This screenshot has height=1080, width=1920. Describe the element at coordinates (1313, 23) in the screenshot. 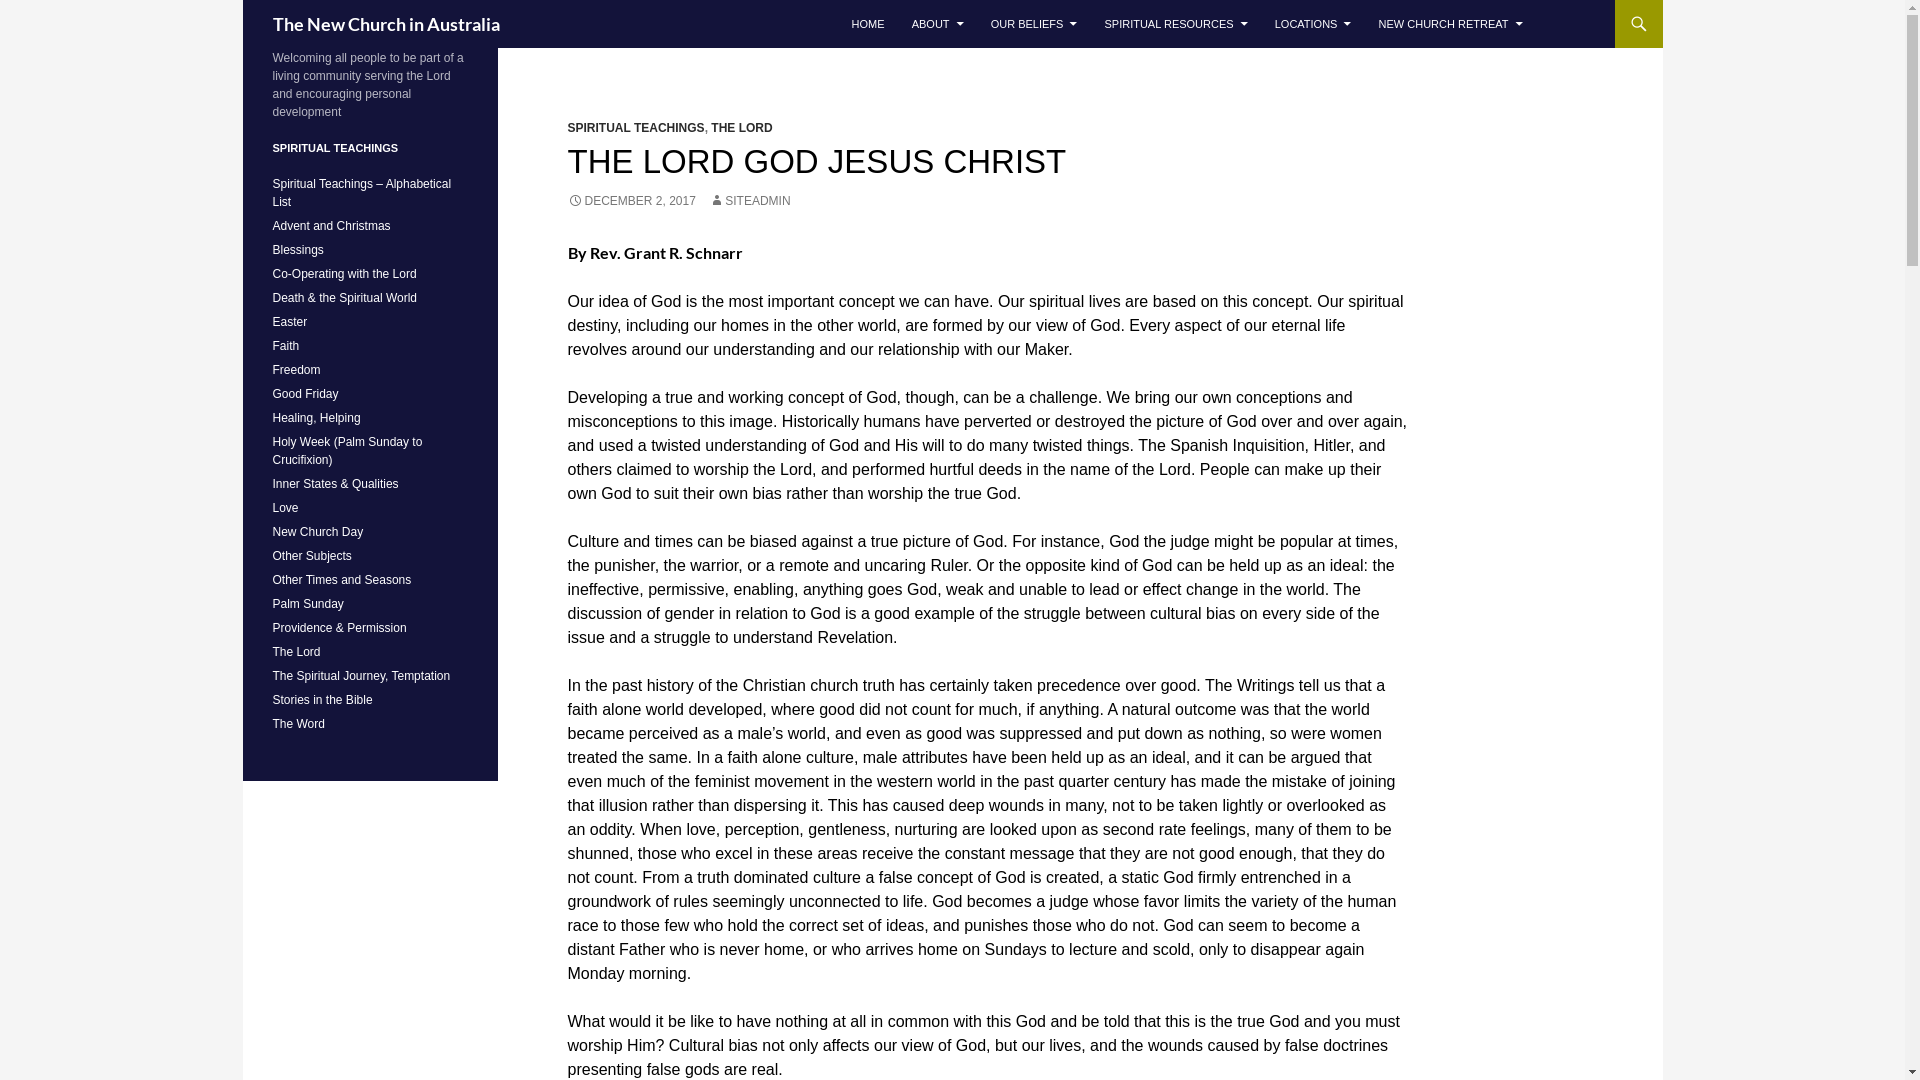

I see `'LOCATIONS'` at that location.